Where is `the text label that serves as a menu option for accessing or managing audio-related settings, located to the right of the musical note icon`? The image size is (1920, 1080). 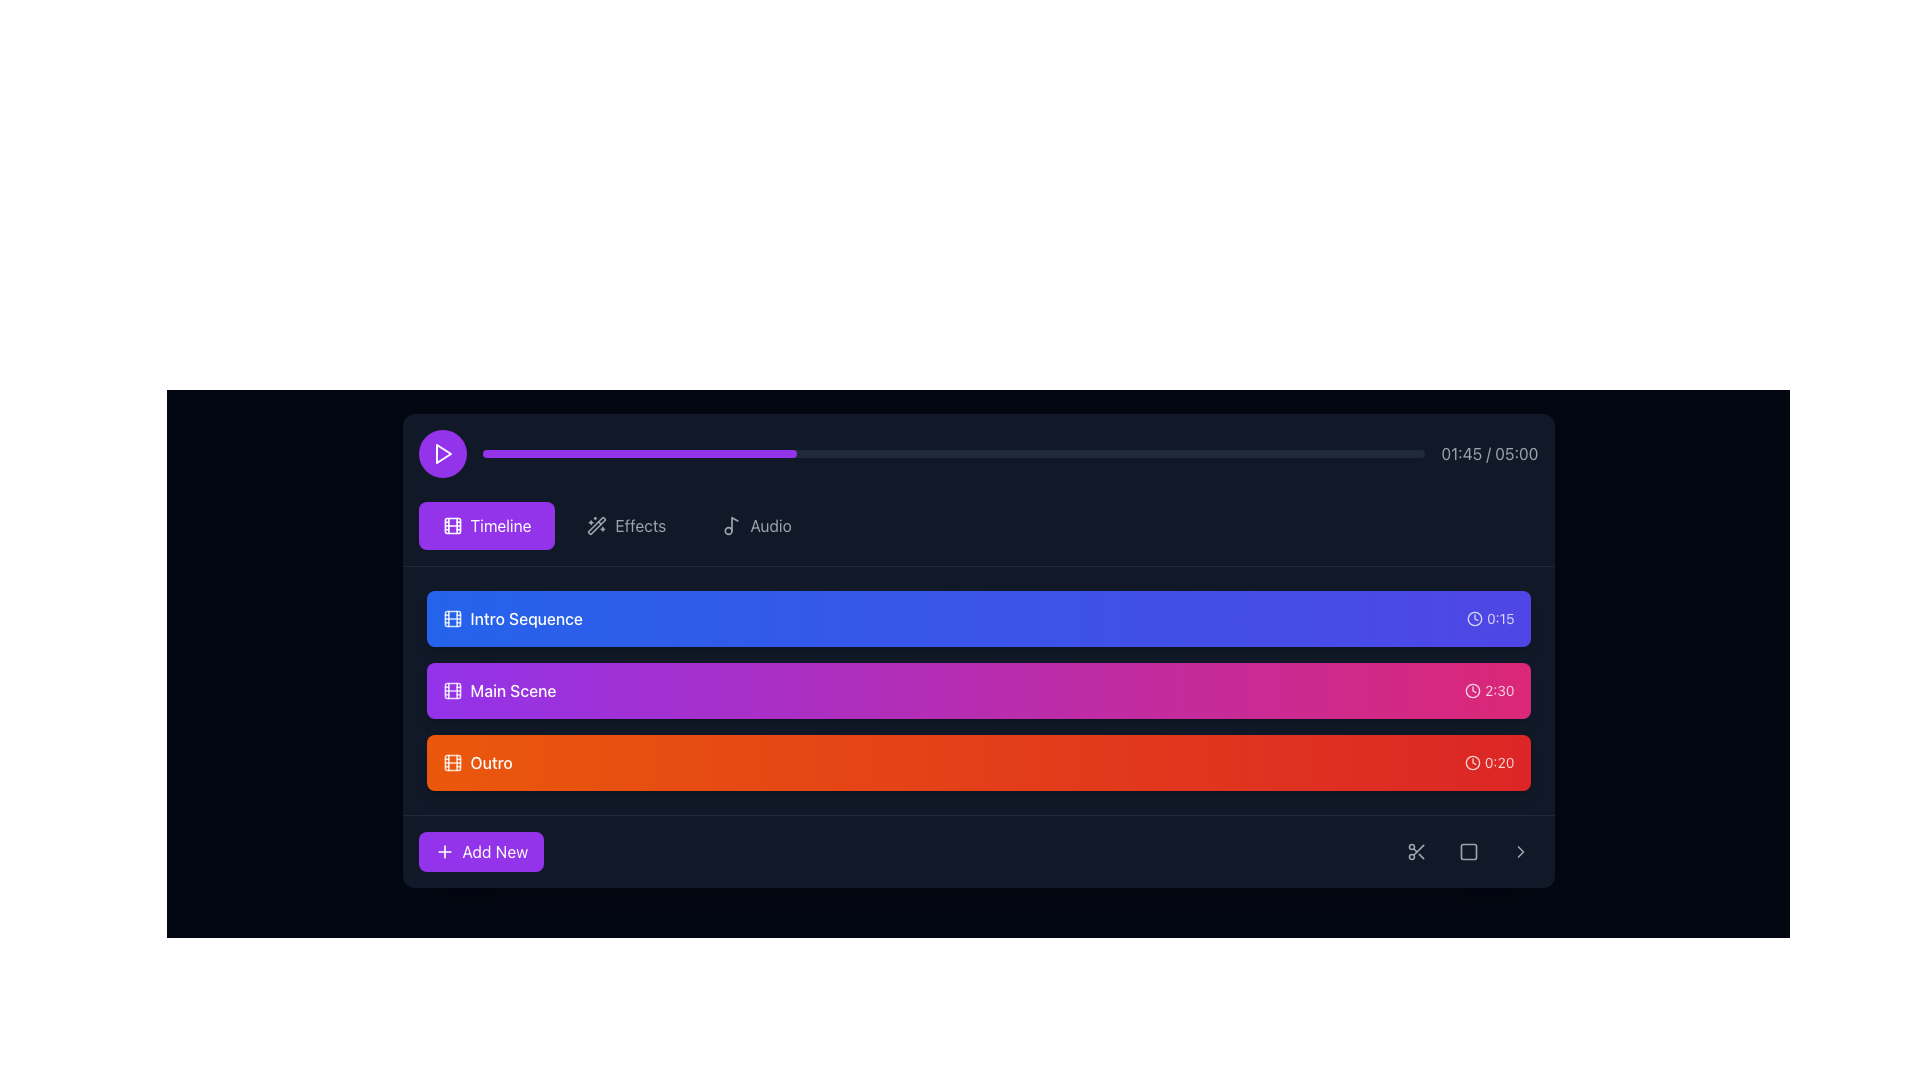
the text label that serves as a menu option for accessing or managing audio-related settings, located to the right of the musical note icon is located at coordinates (770, 524).